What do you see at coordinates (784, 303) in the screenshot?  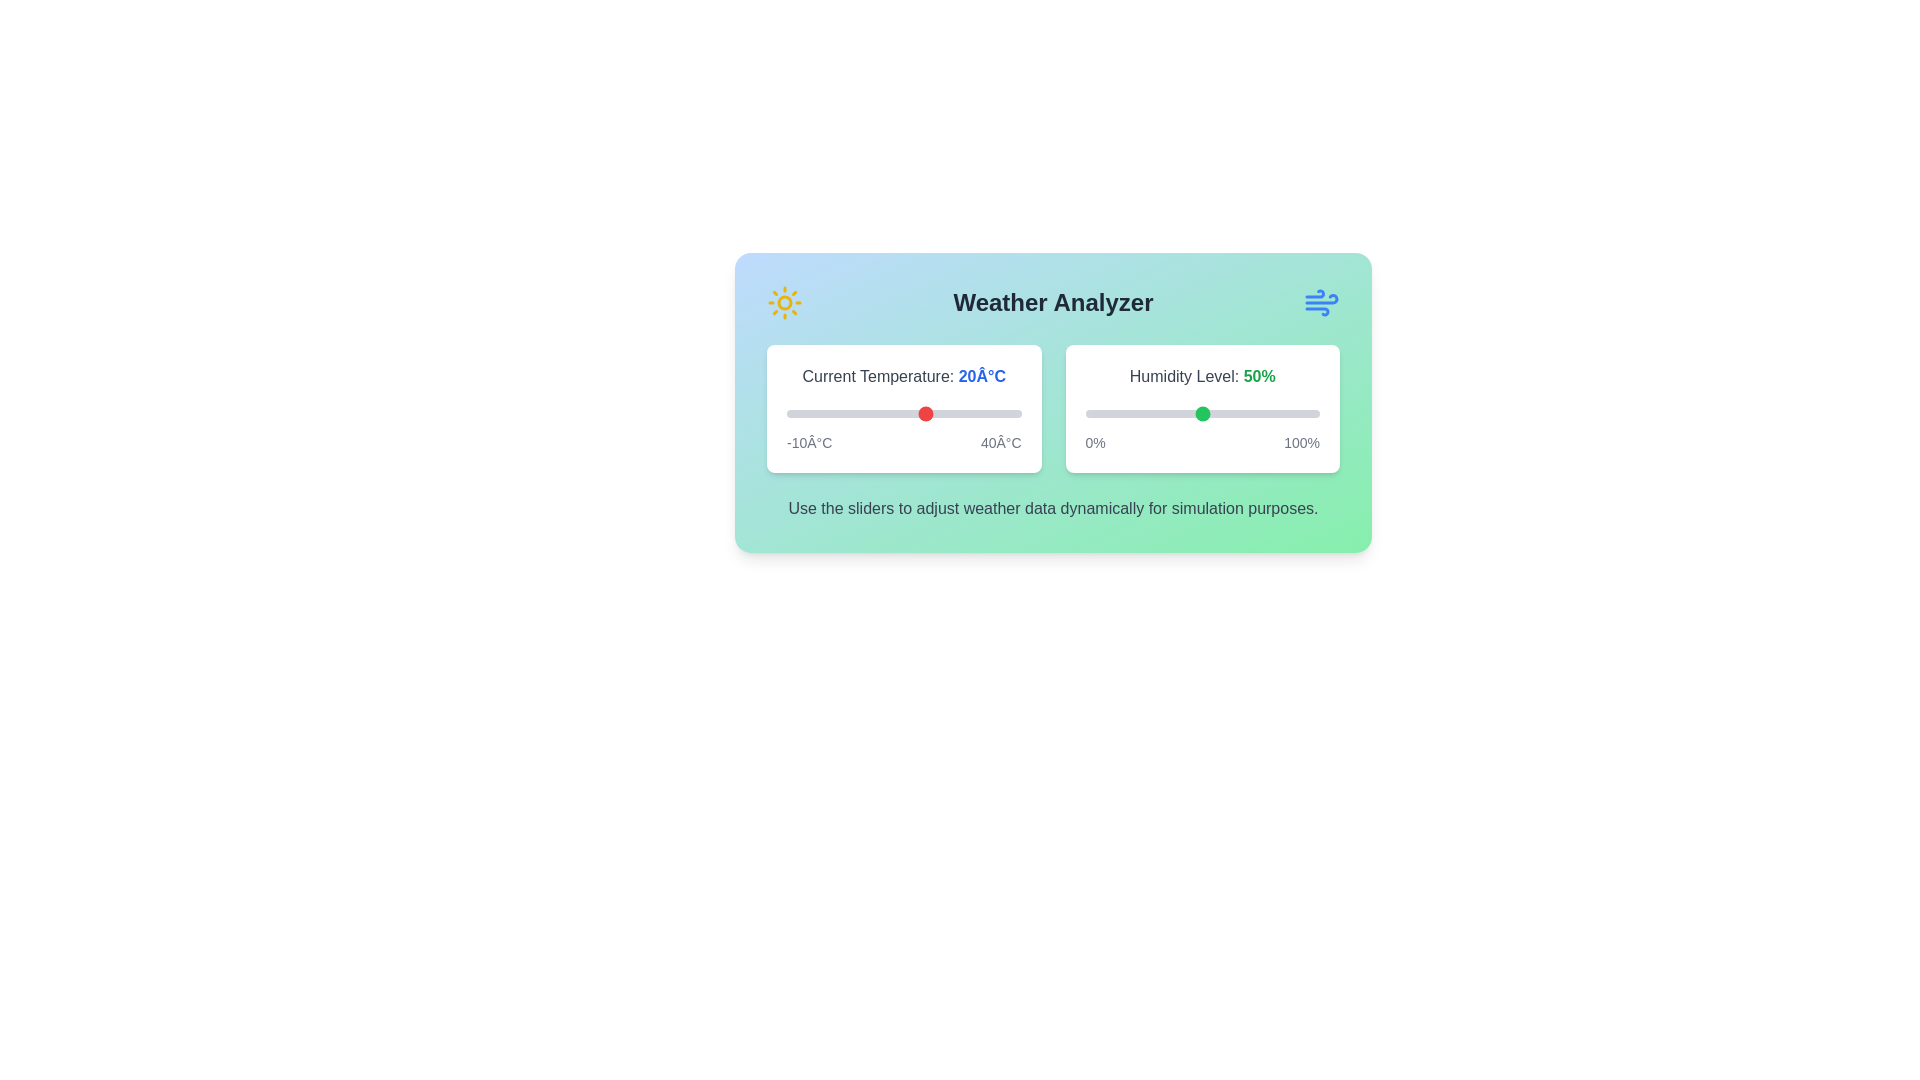 I see `the sun icon to interact with it` at bounding box center [784, 303].